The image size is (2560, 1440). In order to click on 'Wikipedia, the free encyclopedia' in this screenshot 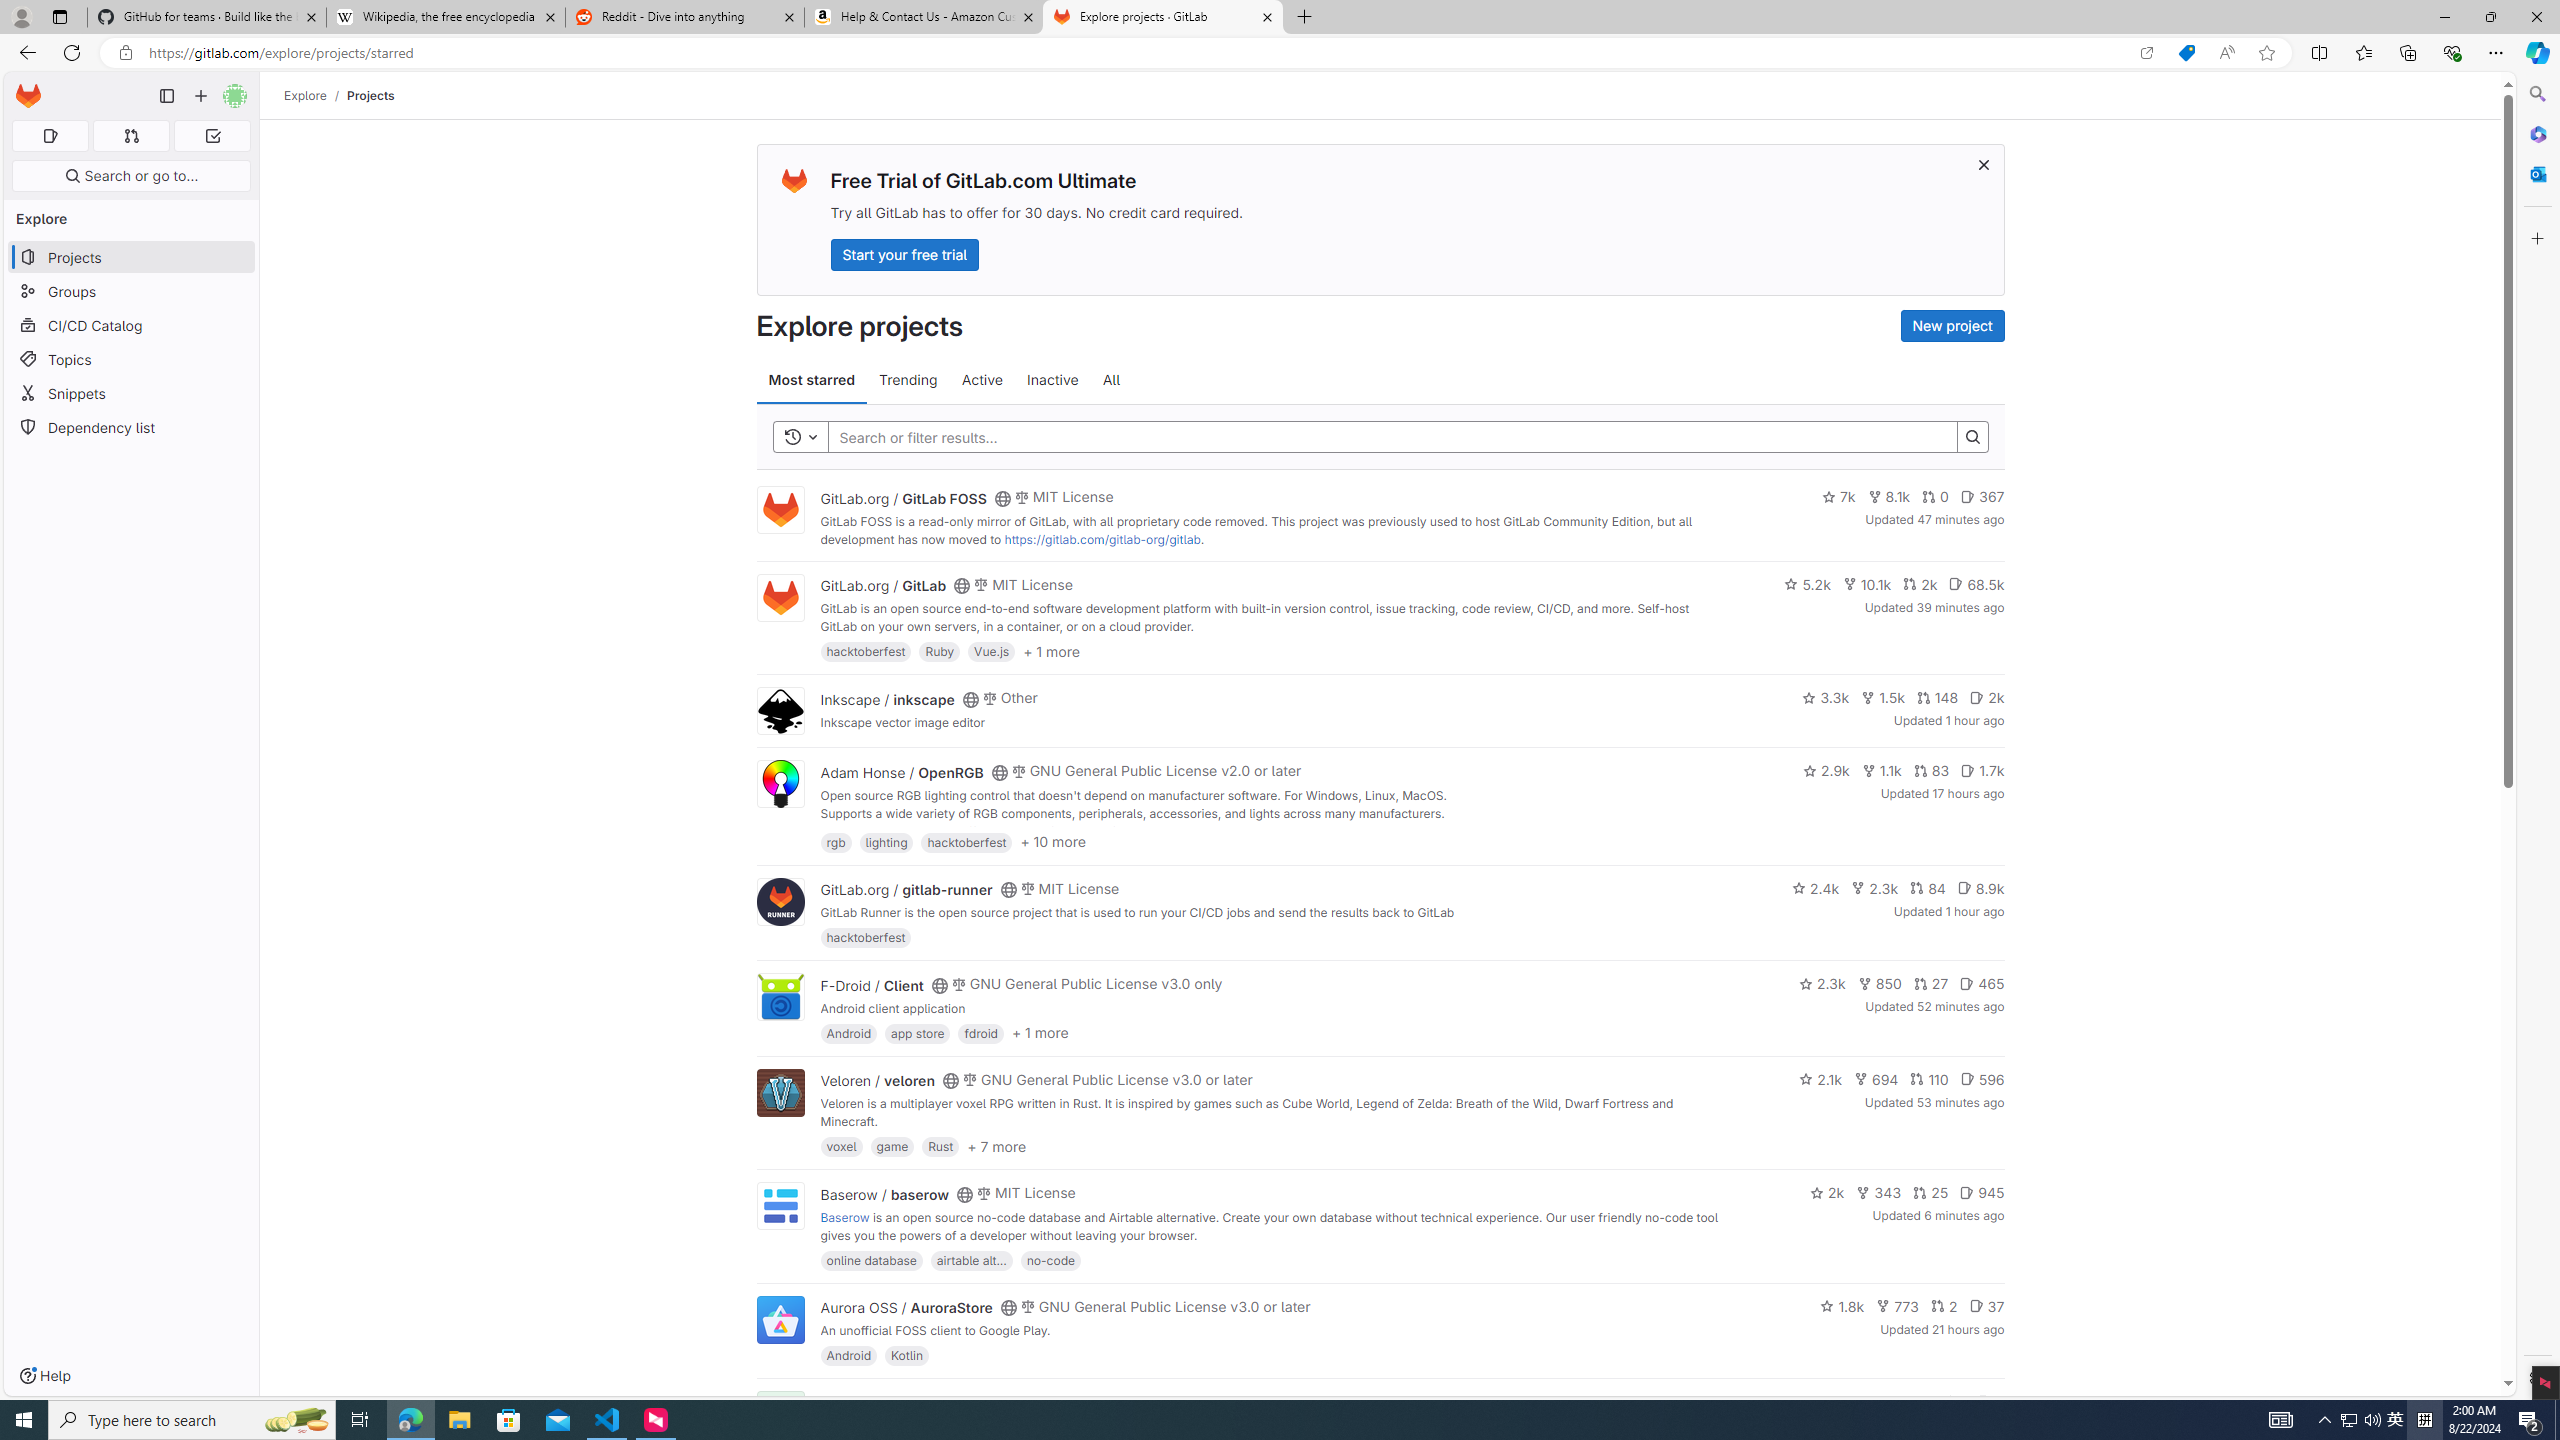, I will do `click(444, 16)`.